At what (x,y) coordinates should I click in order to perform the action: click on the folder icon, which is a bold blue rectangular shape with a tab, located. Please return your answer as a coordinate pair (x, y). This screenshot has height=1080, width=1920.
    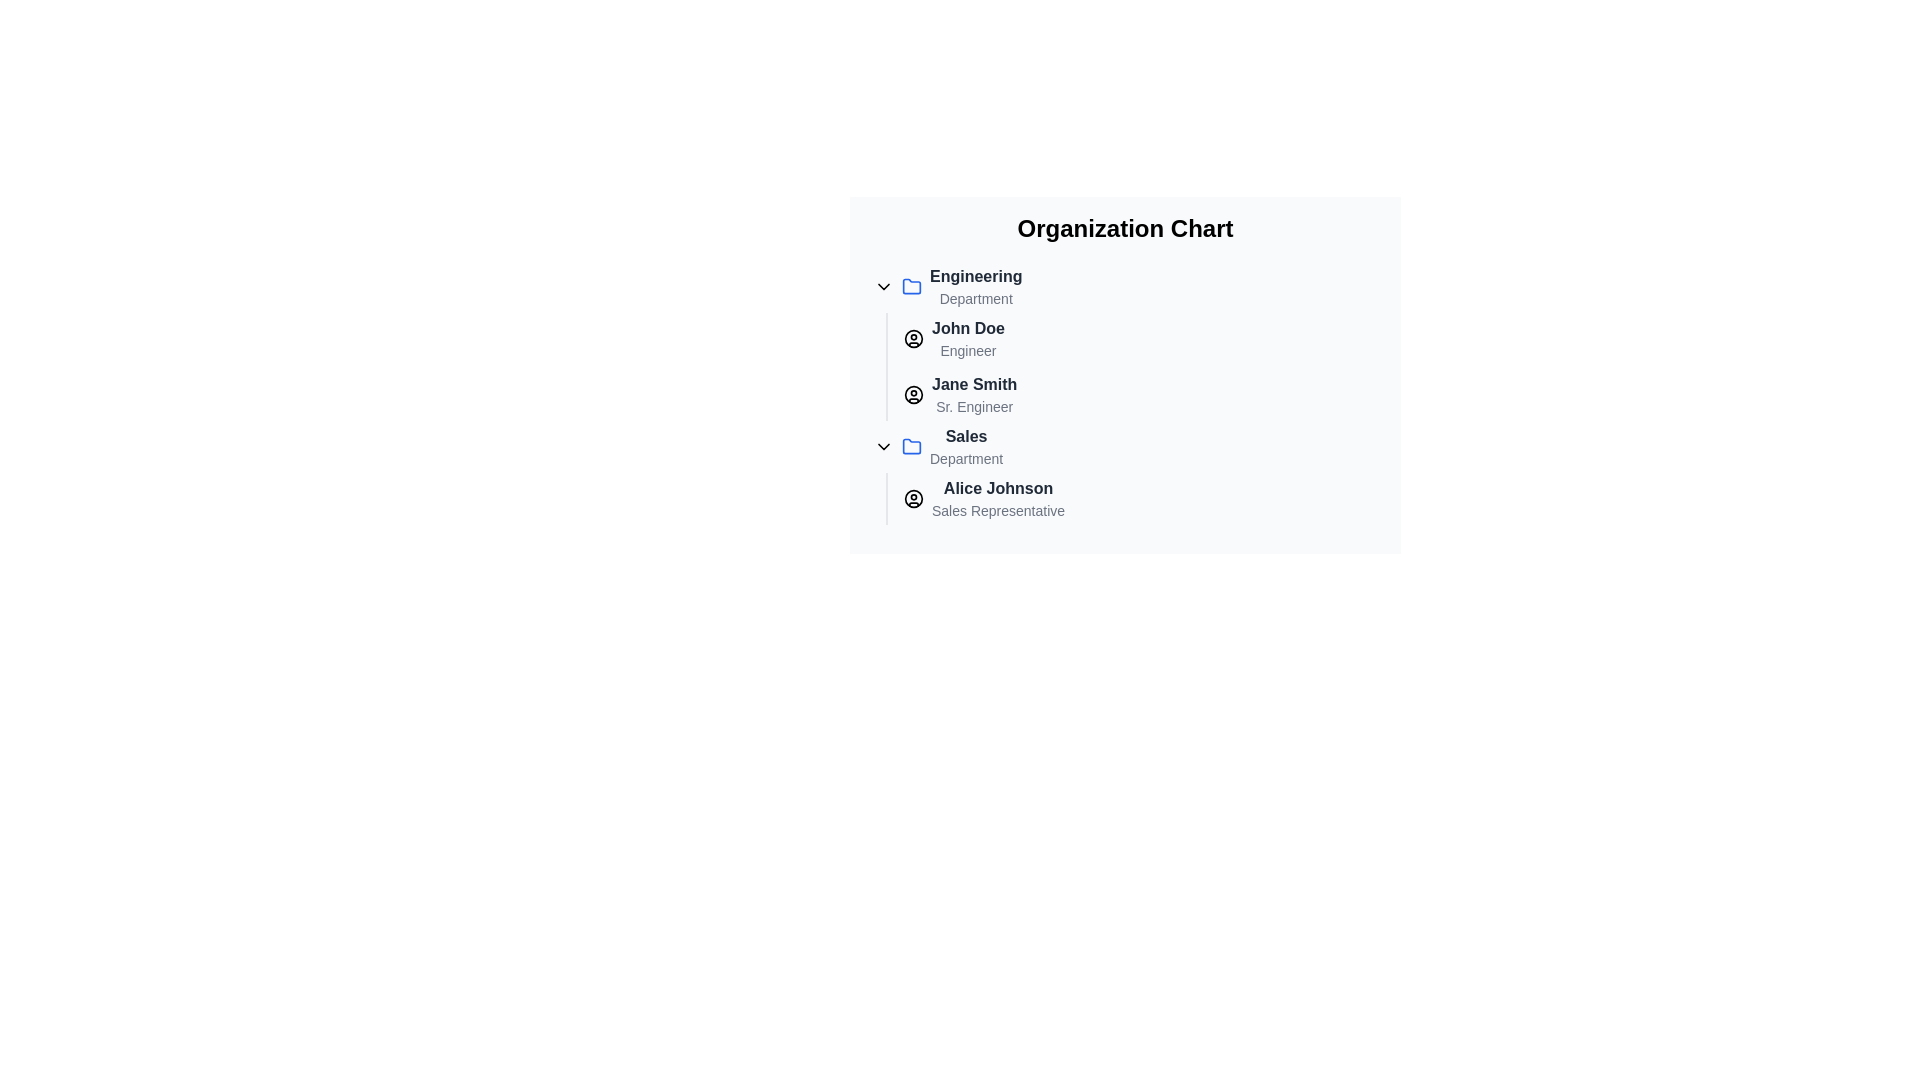
    Looking at the image, I should click on (911, 286).